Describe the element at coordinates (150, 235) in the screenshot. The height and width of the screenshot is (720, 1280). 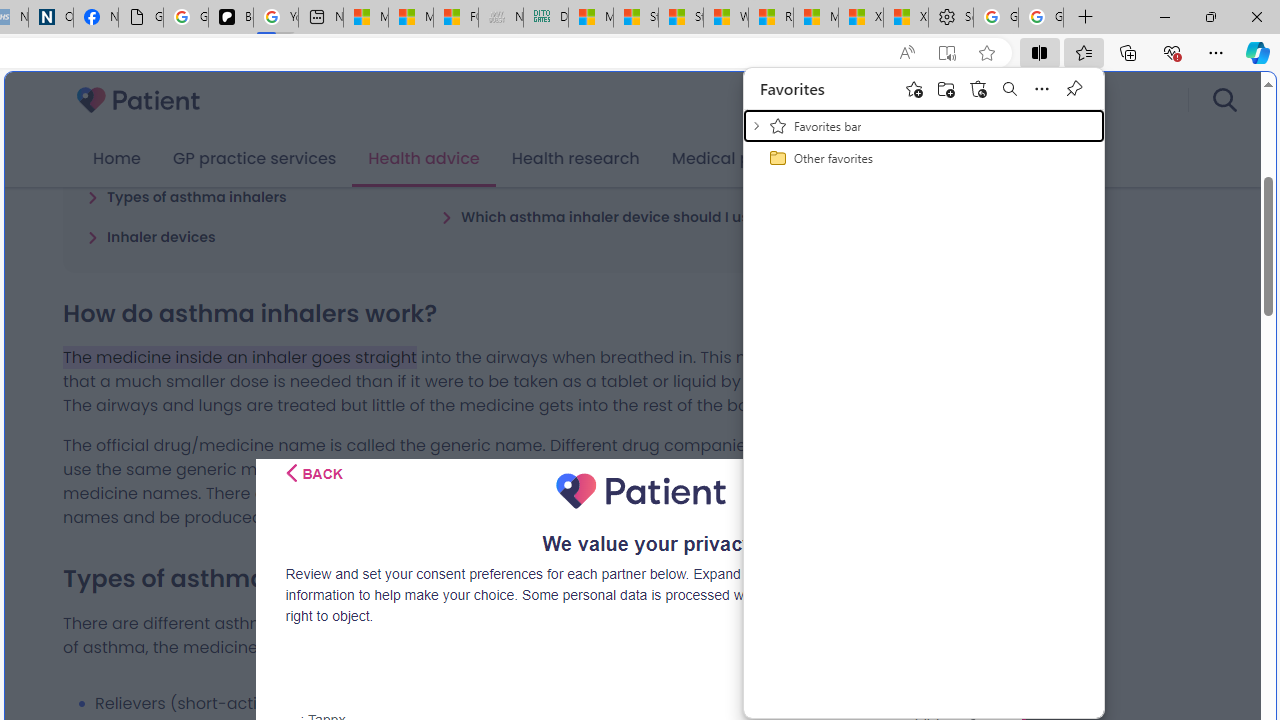
I see `'Inhaler devices'` at that location.